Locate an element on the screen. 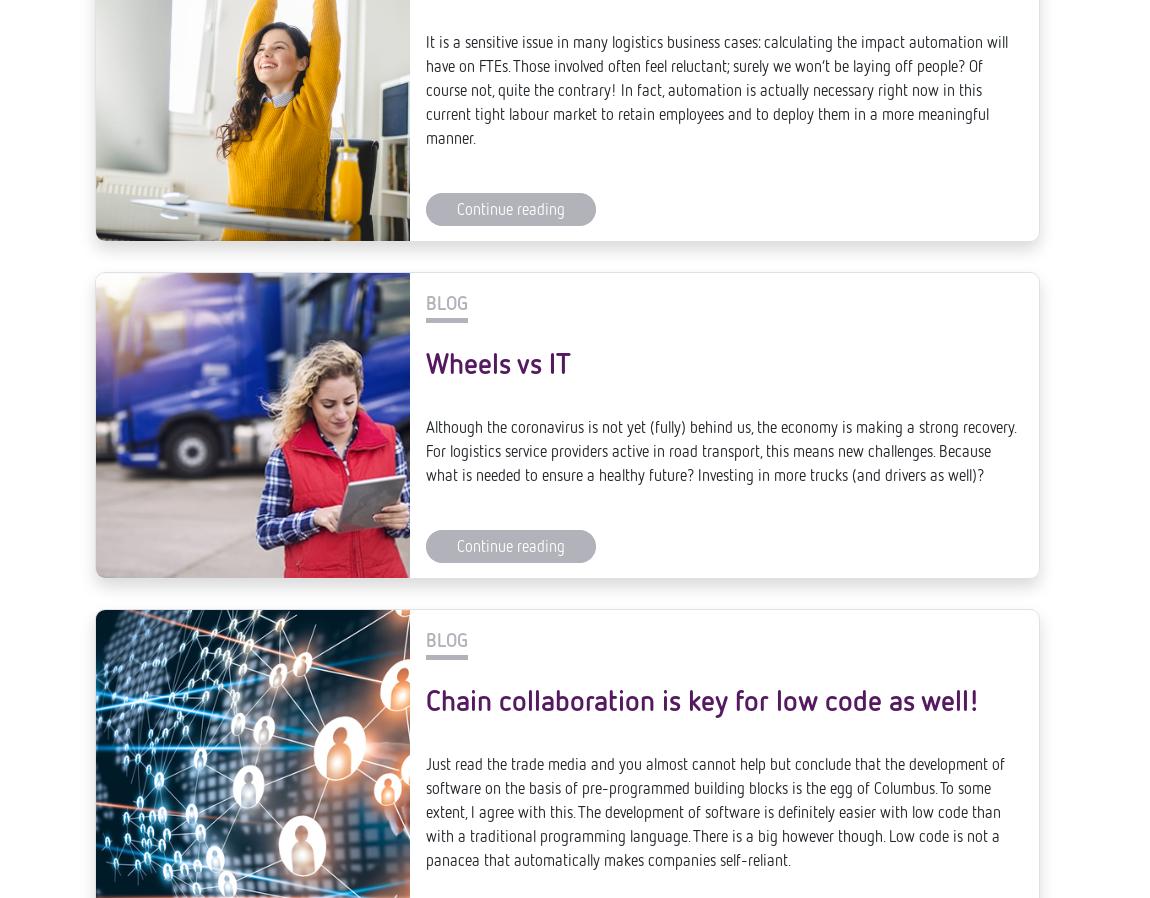 This screenshot has height=898, width=1150. 'Blog' is located at coordinates (425, 347).